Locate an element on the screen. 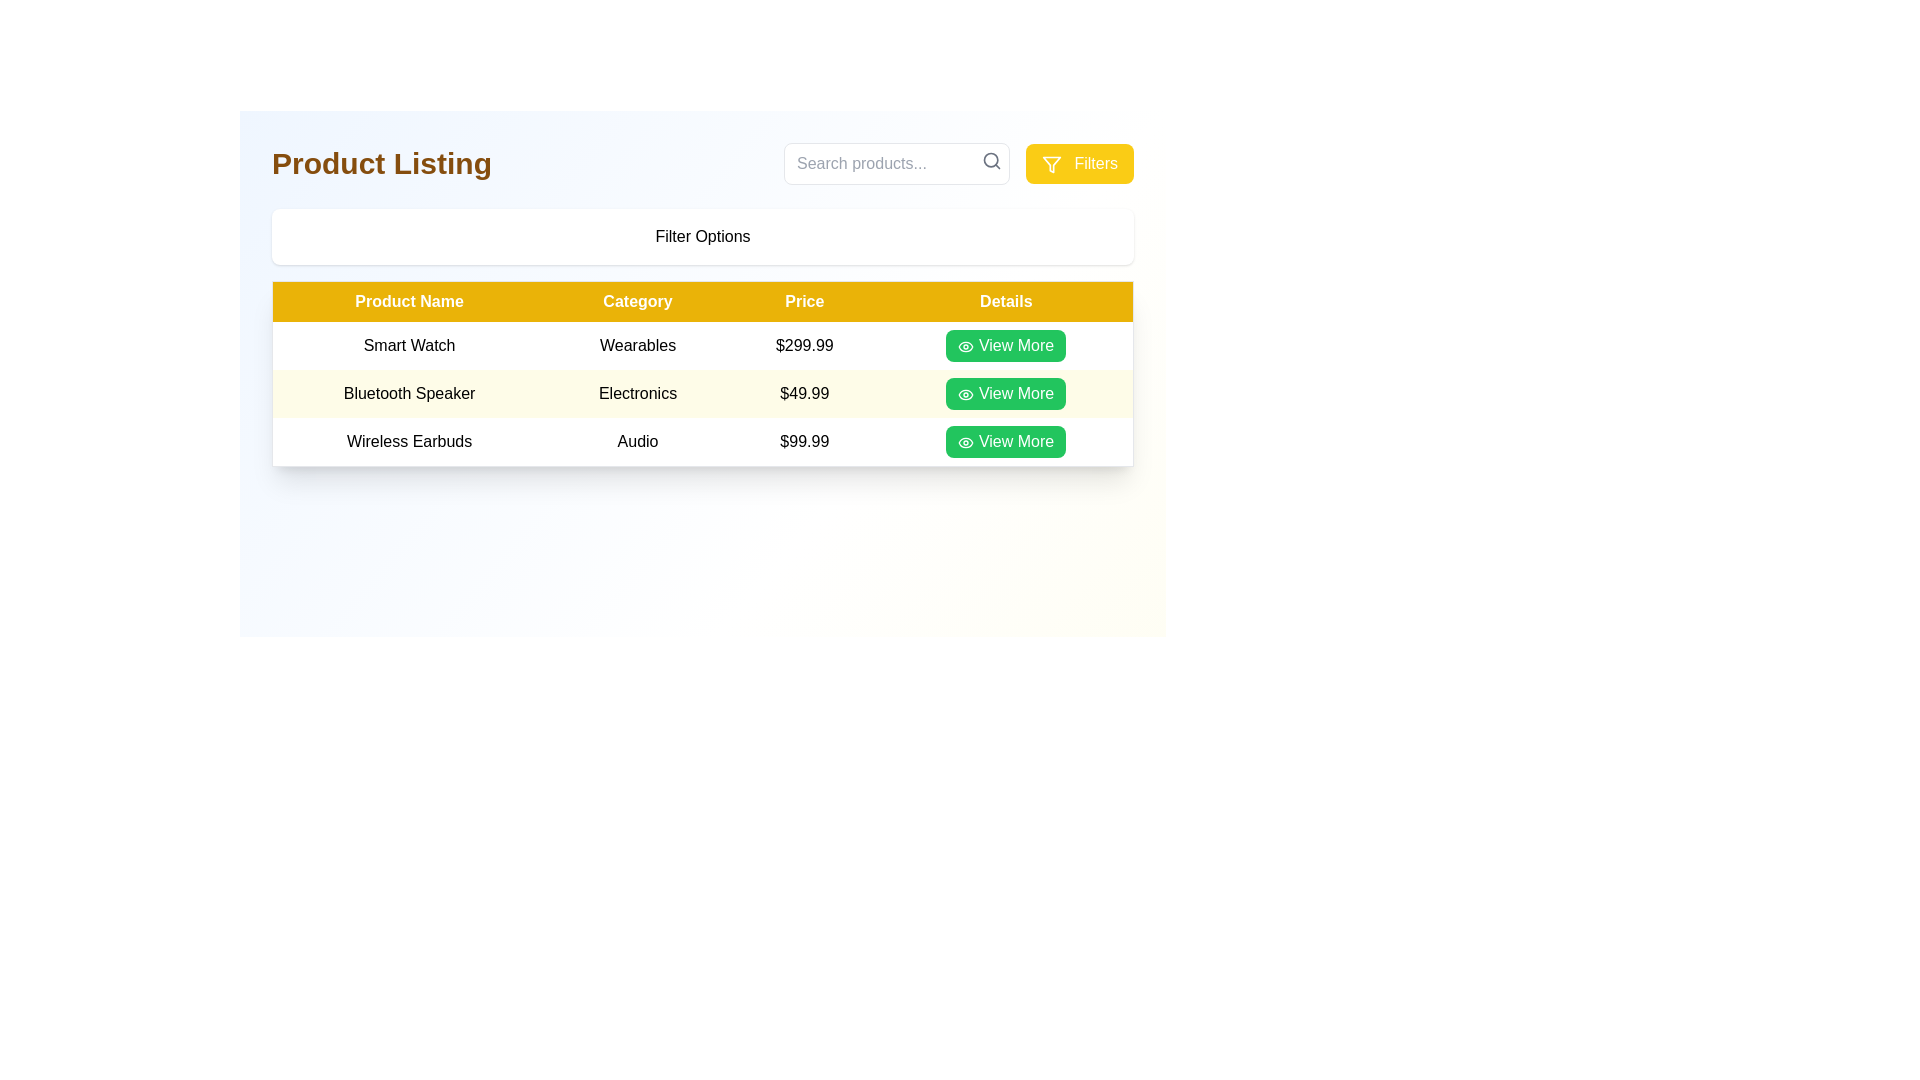 The height and width of the screenshot is (1080, 1920). the Text label that identifies the category of the product, located in the second column of the second row under the 'Category' heading next to 'Bluetooth Speaker' is located at coordinates (637, 393).